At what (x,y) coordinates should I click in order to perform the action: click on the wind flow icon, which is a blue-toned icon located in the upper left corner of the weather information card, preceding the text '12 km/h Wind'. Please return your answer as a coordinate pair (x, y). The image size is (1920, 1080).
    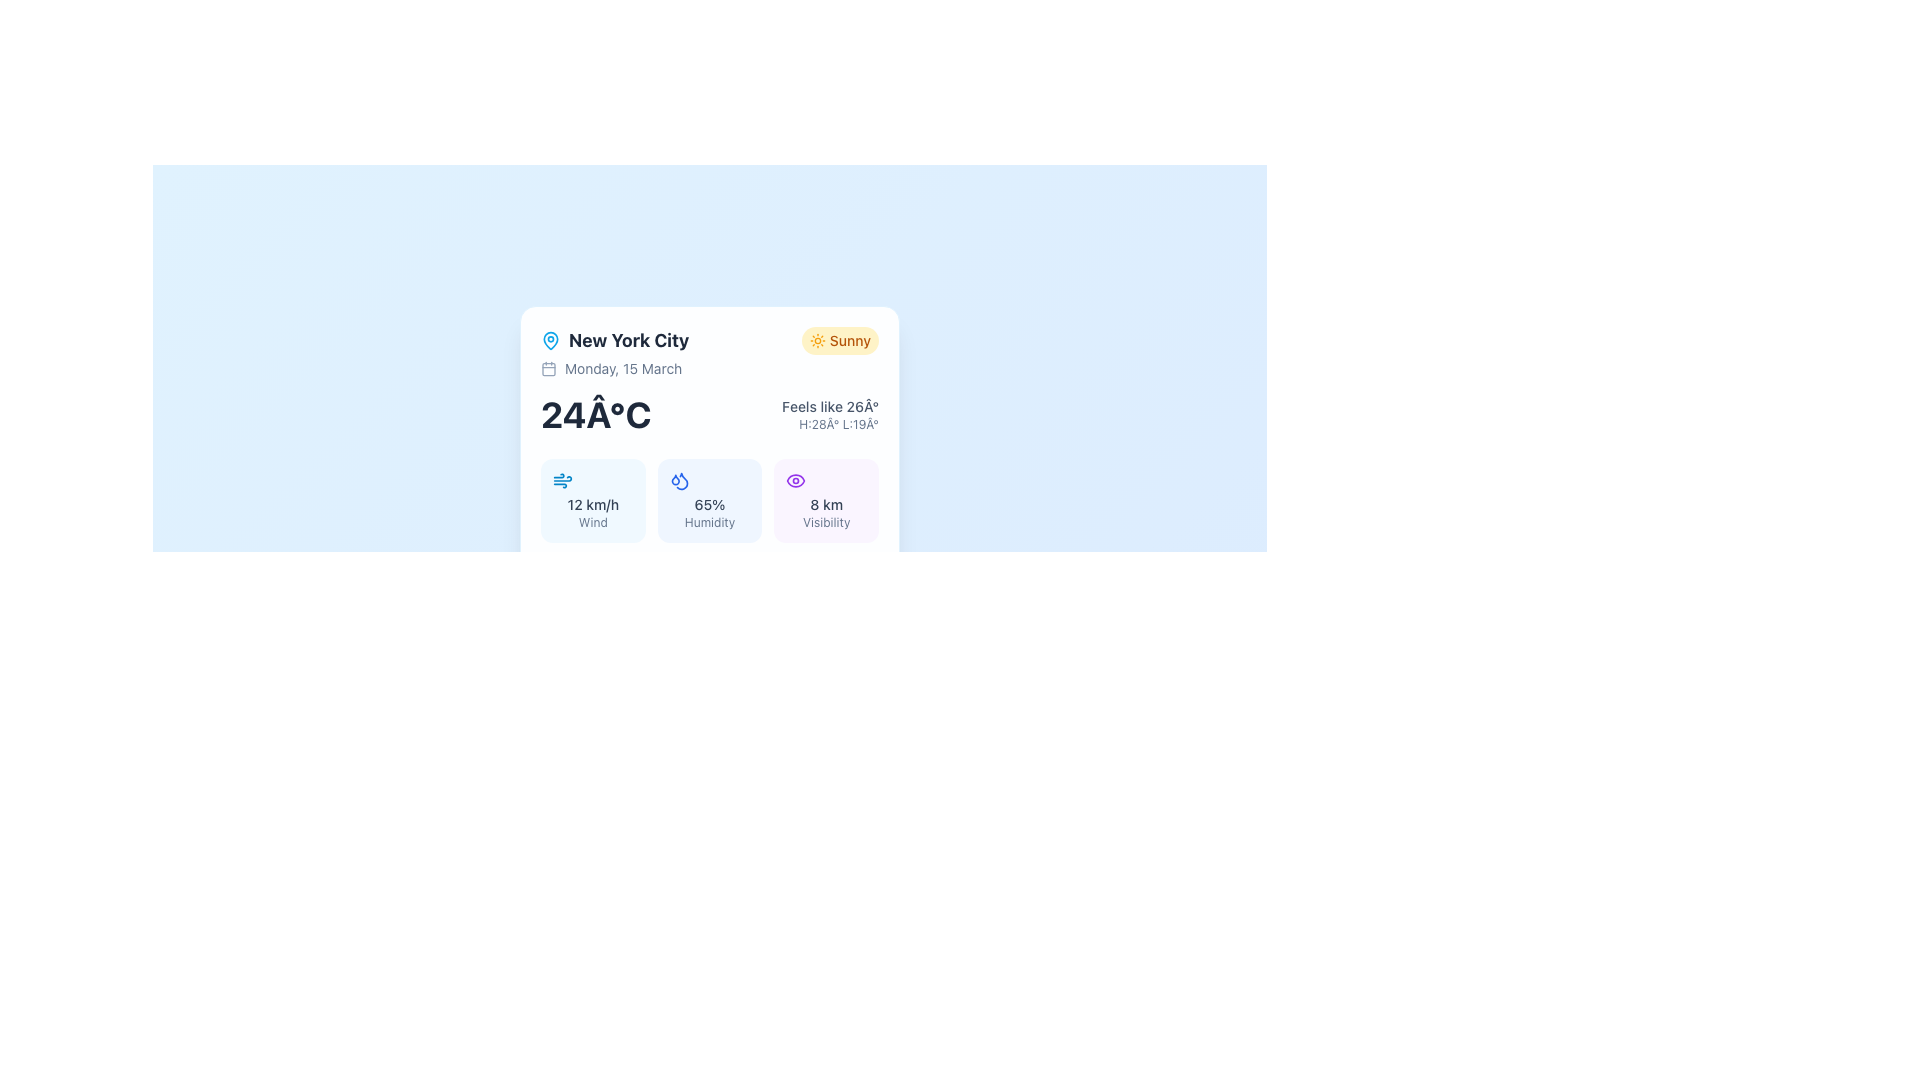
    Looking at the image, I should click on (561, 481).